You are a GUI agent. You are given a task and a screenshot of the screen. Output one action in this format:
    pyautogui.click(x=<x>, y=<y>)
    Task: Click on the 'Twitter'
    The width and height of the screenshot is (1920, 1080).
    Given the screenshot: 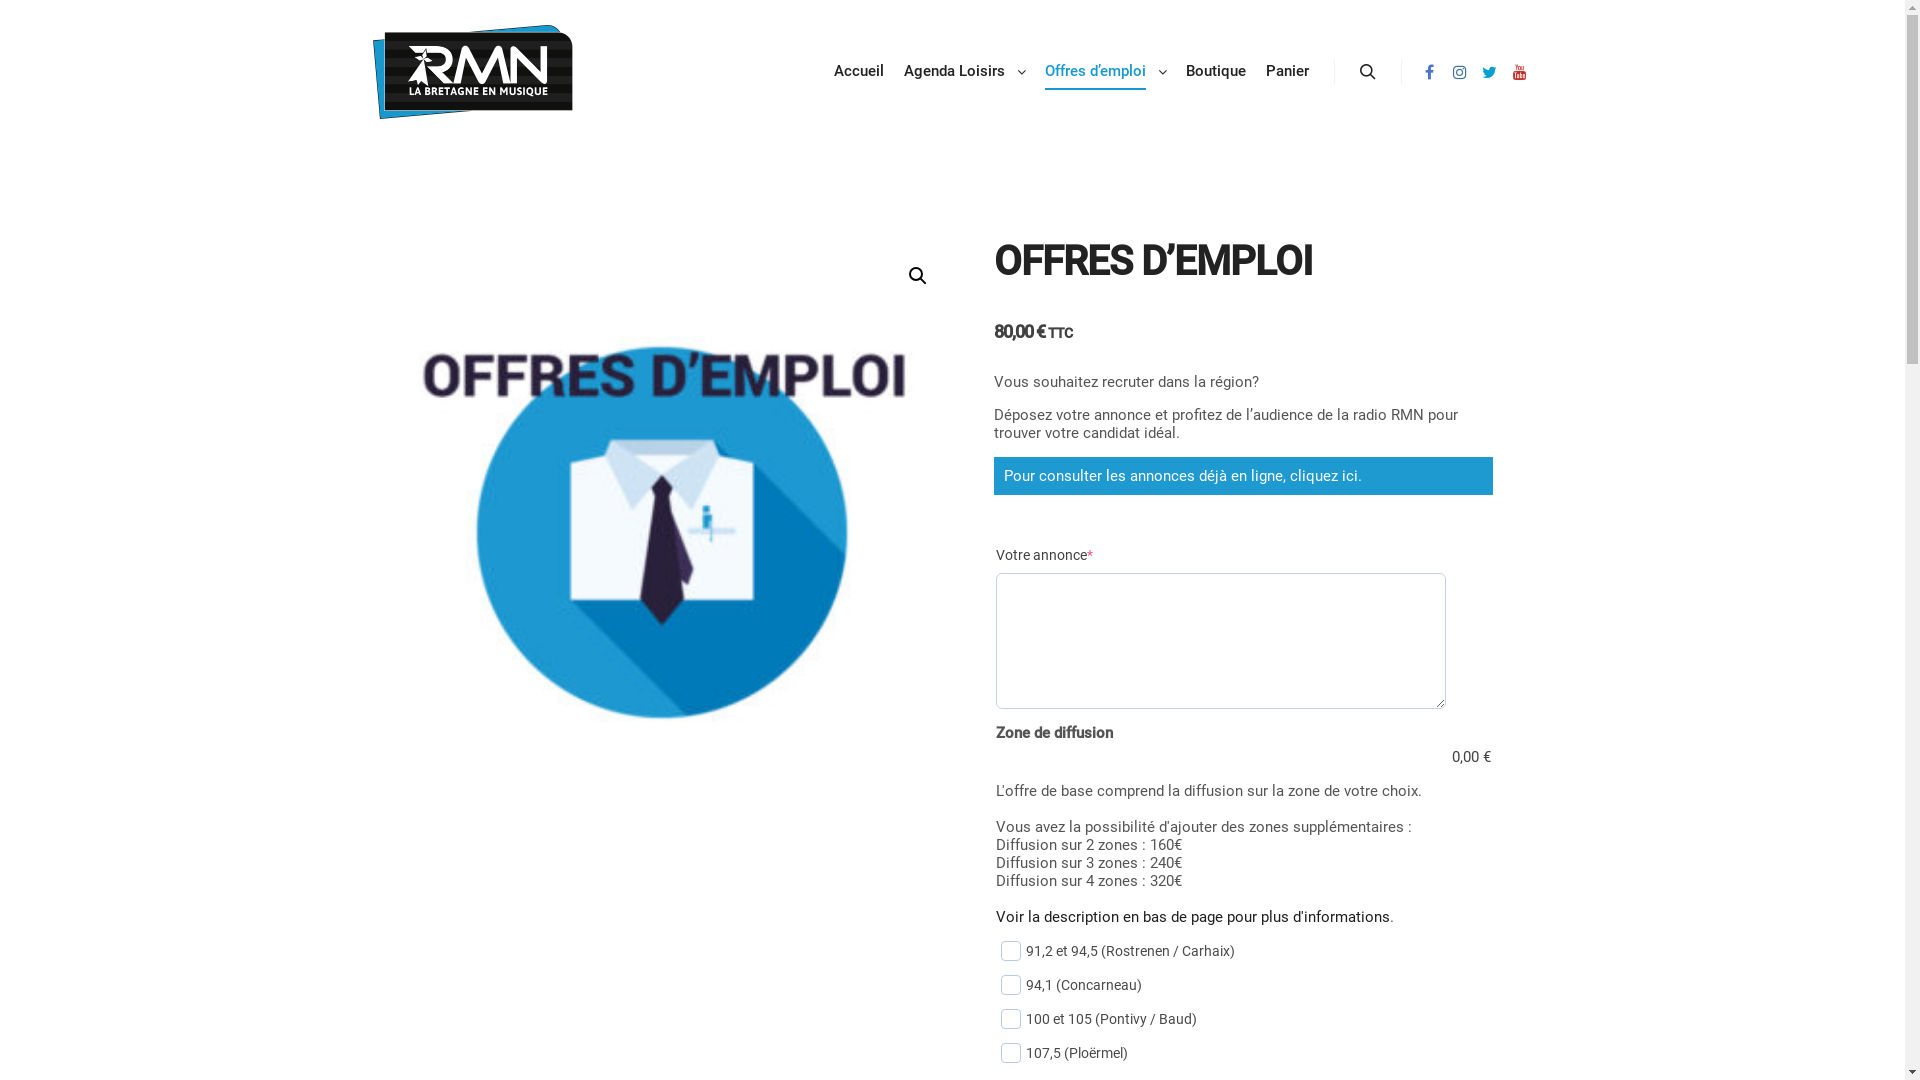 What is the action you would take?
    pyautogui.click(x=1488, y=71)
    